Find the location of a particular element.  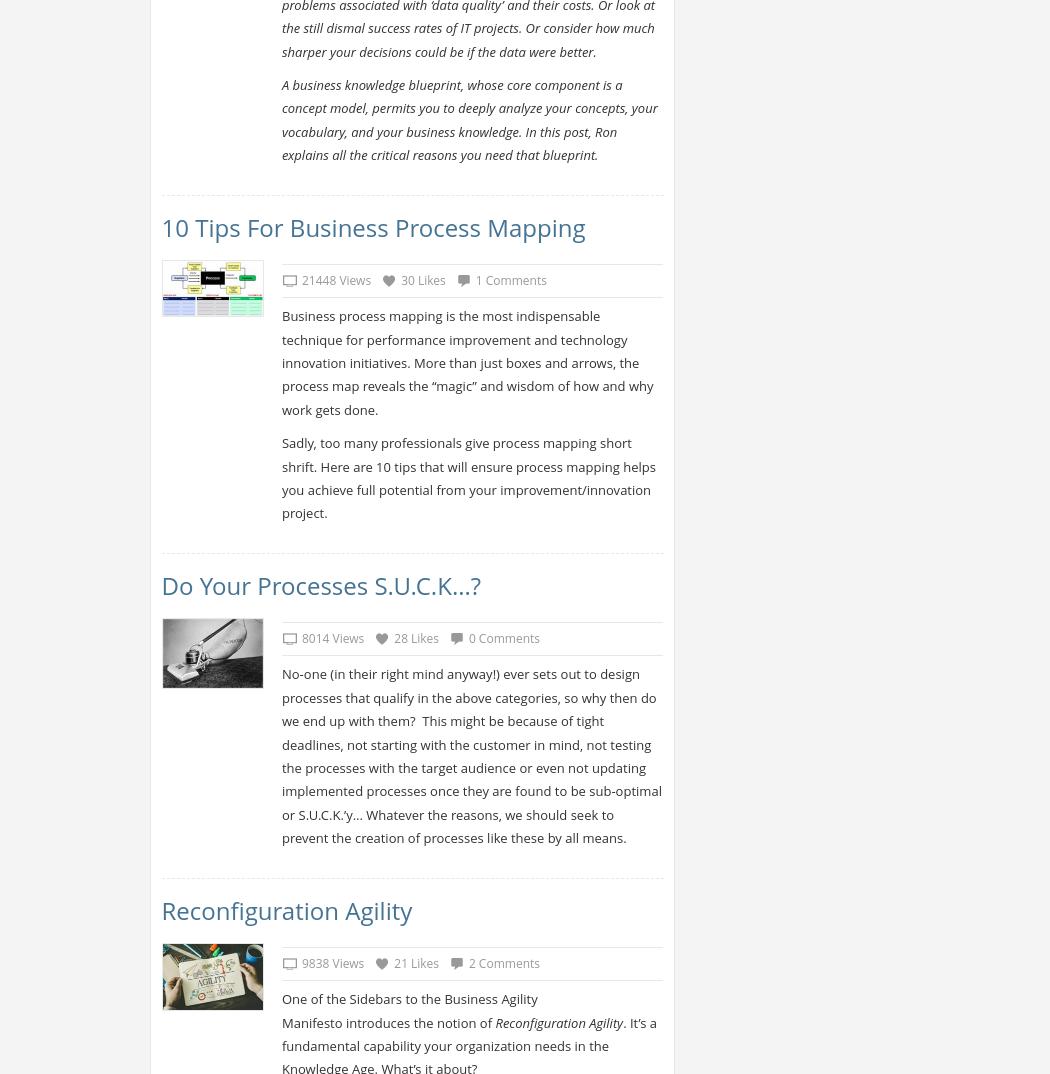

'1 Comments' is located at coordinates (509, 279).